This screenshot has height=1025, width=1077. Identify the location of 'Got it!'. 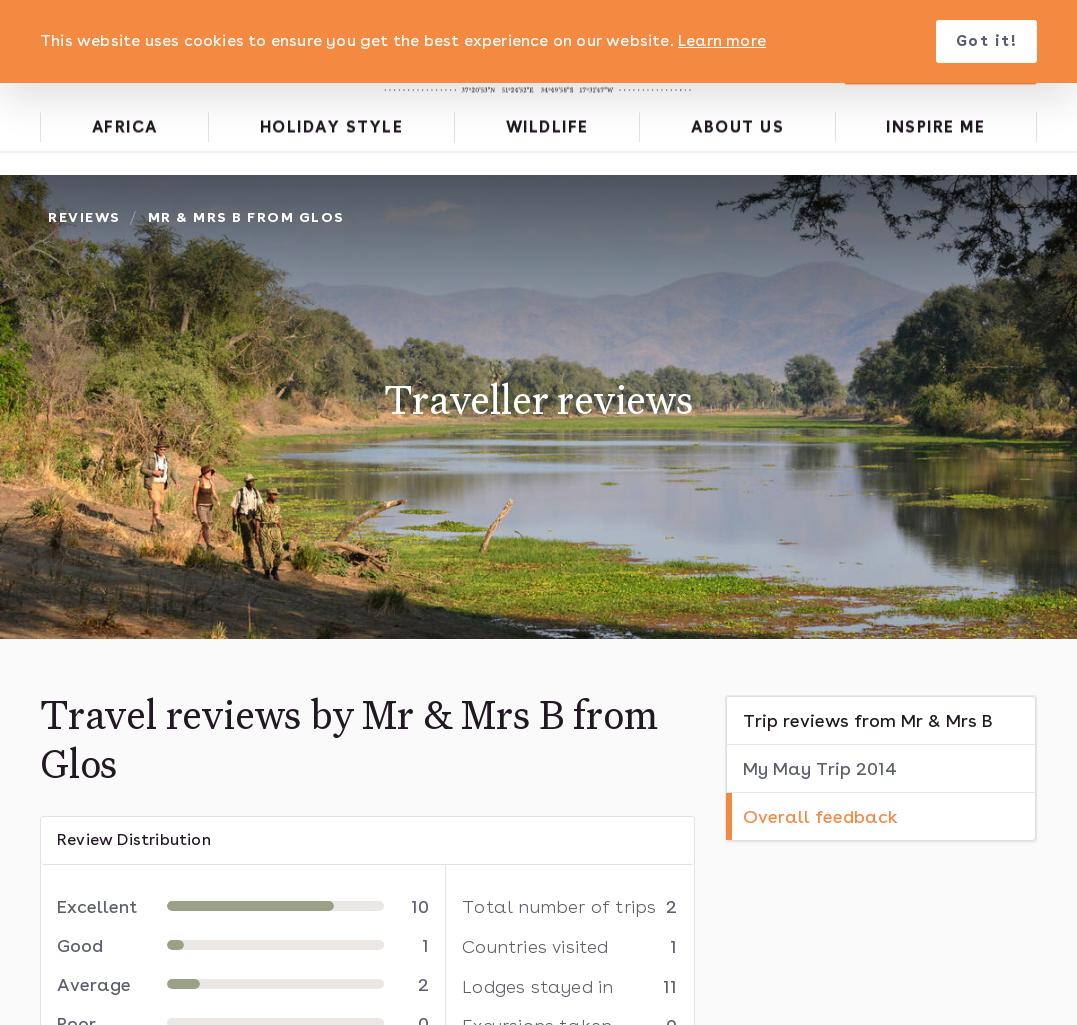
(985, 41).